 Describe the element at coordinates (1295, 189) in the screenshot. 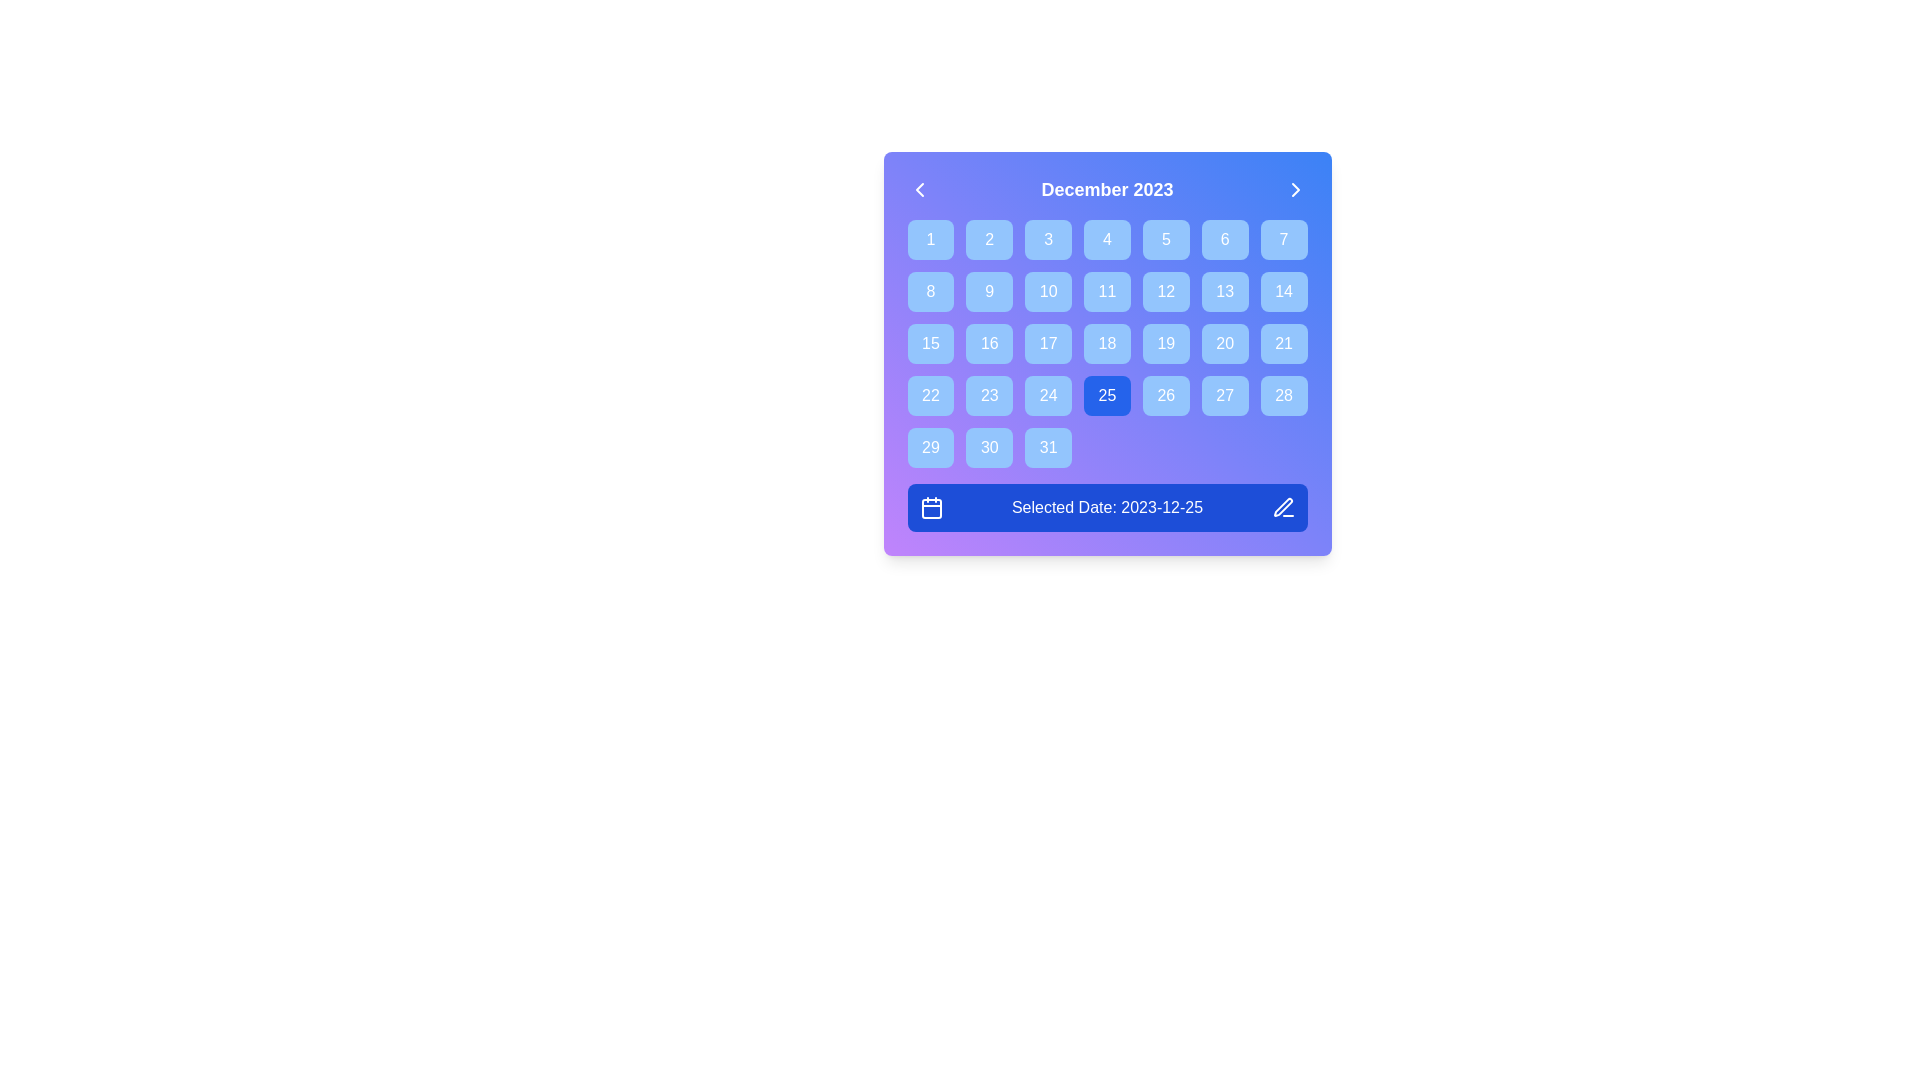

I see `the right-facing chevron button` at that location.